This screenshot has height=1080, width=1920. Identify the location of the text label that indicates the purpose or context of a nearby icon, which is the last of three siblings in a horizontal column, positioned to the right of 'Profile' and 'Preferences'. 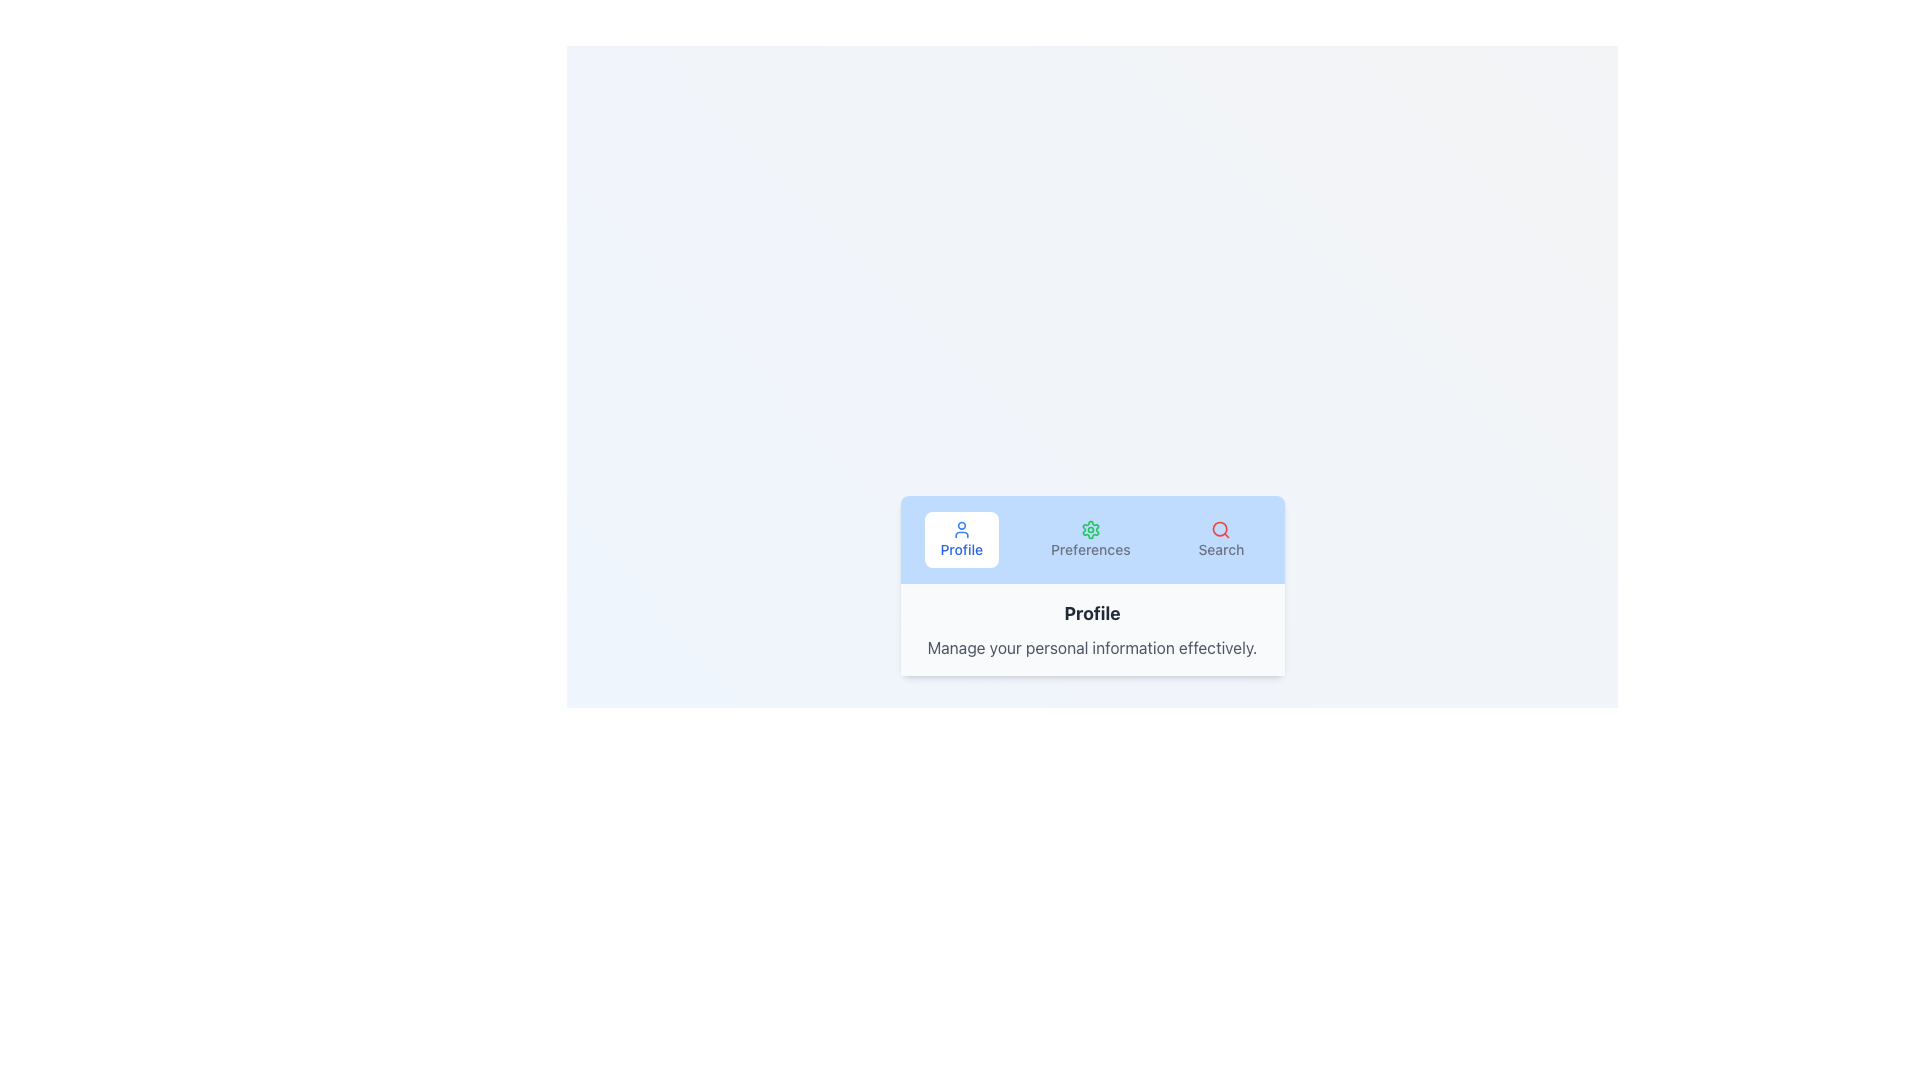
(1220, 550).